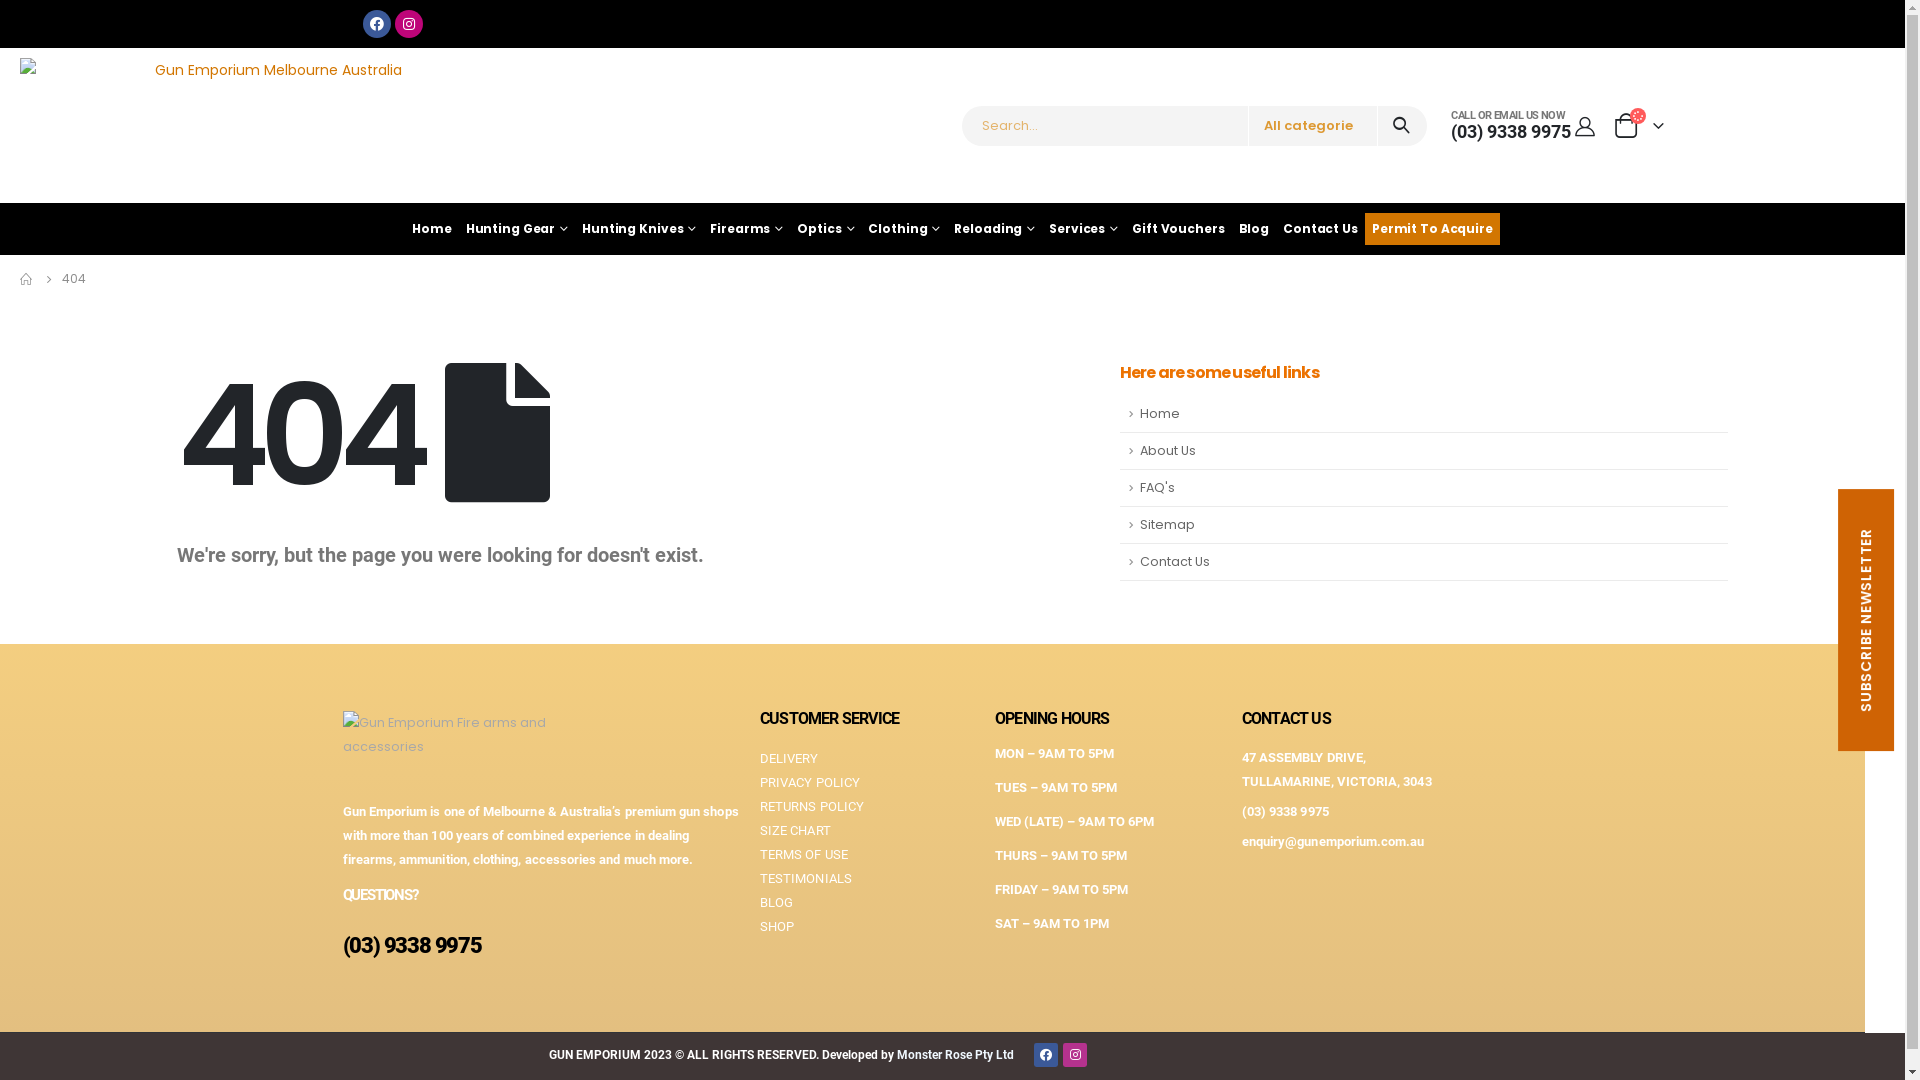 The image size is (1920, 1080). Describe the element at coordinates (1569, 125) in the screenshot. I see `'My Account'` at that location.